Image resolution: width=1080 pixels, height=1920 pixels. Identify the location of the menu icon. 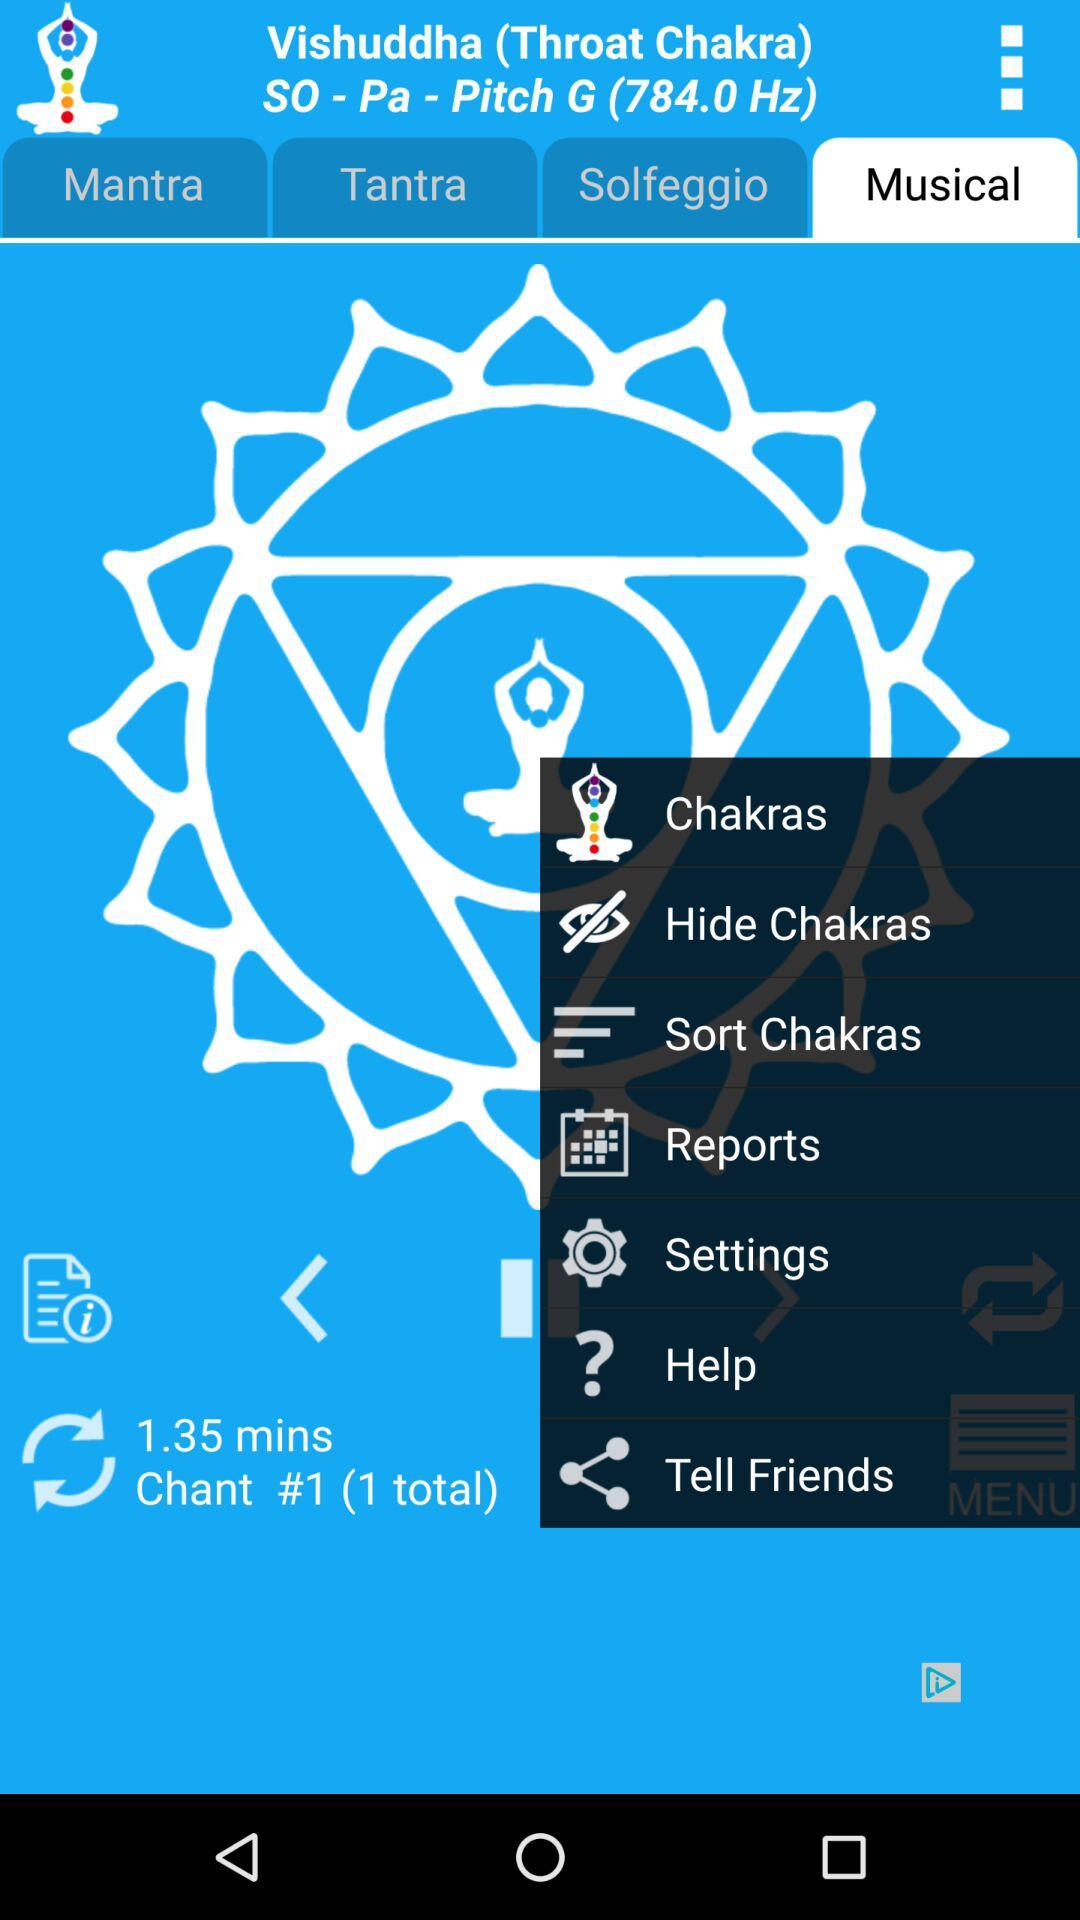
(1012, 1561).